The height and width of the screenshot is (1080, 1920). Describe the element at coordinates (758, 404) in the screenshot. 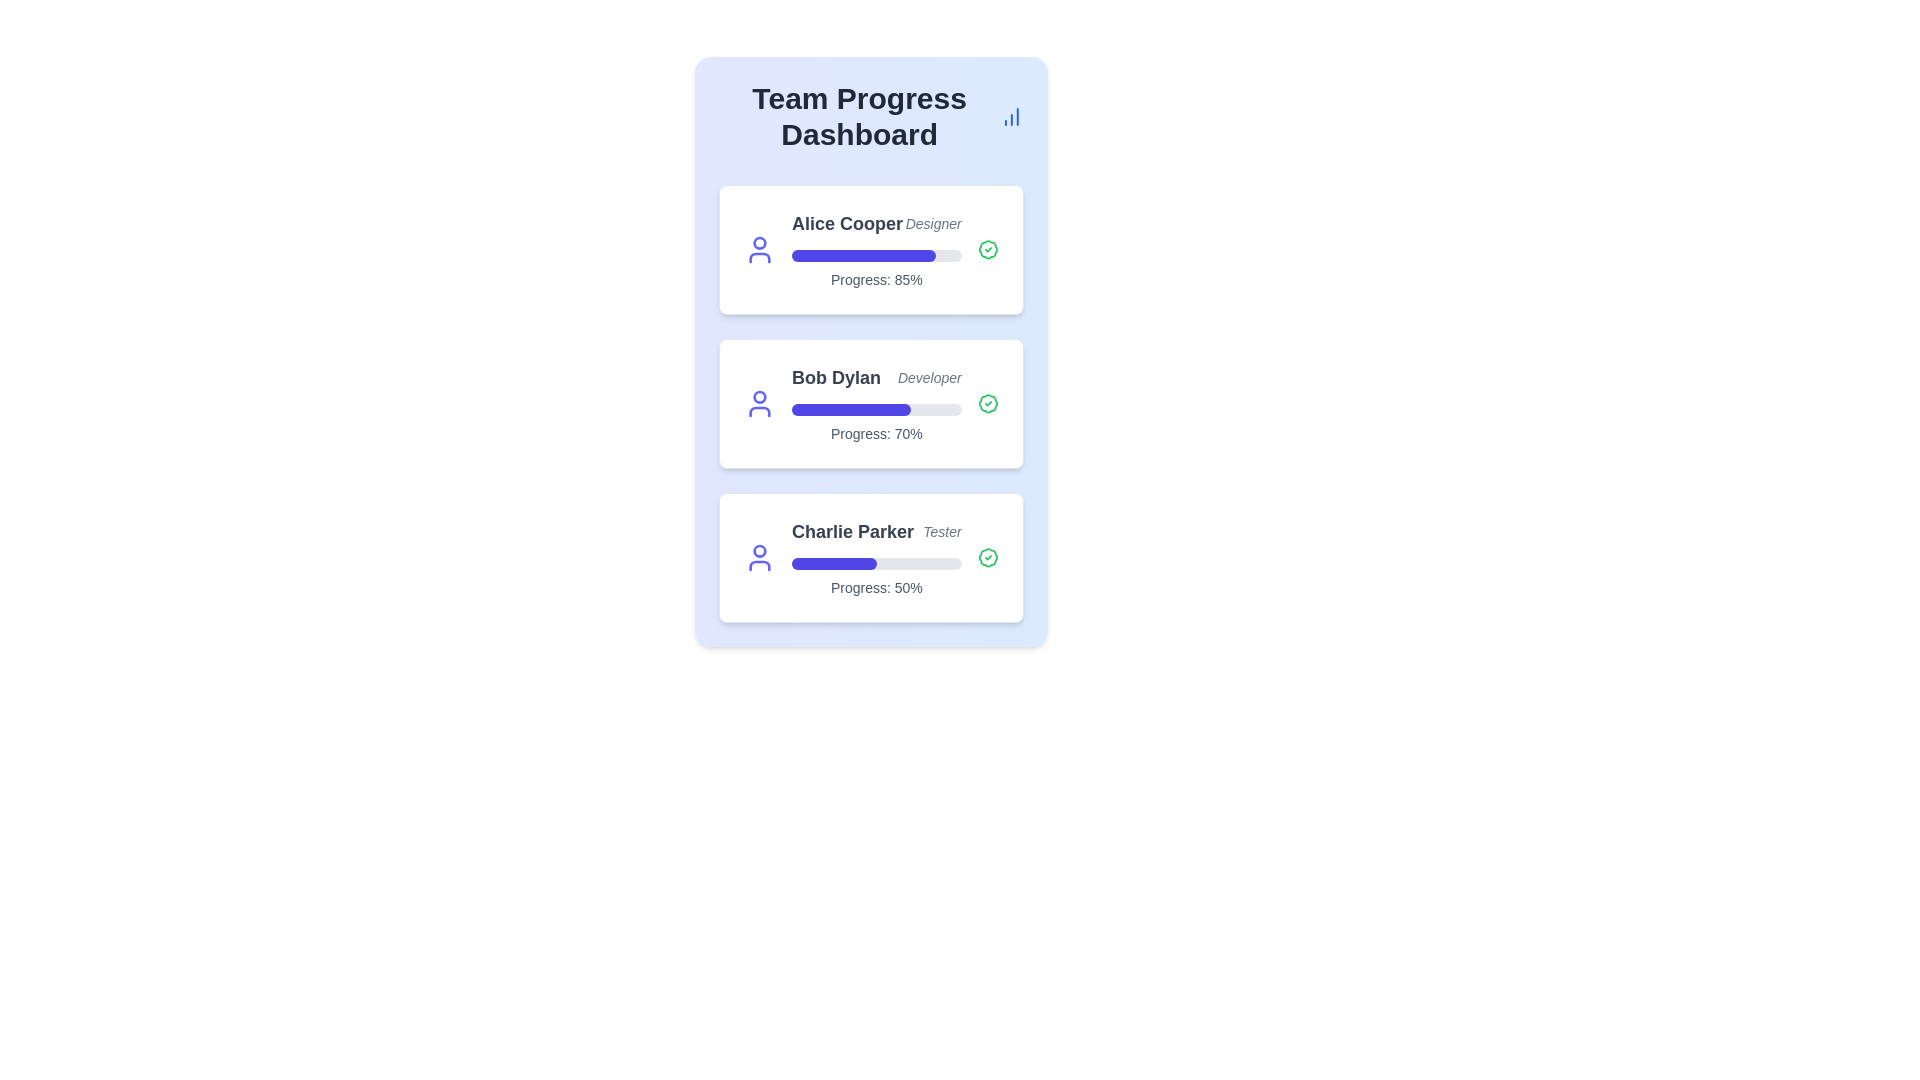

I see `the user icon representing Bob Dylan, located on the left side above the progress bar, adjacent to the name and role information` at that location.